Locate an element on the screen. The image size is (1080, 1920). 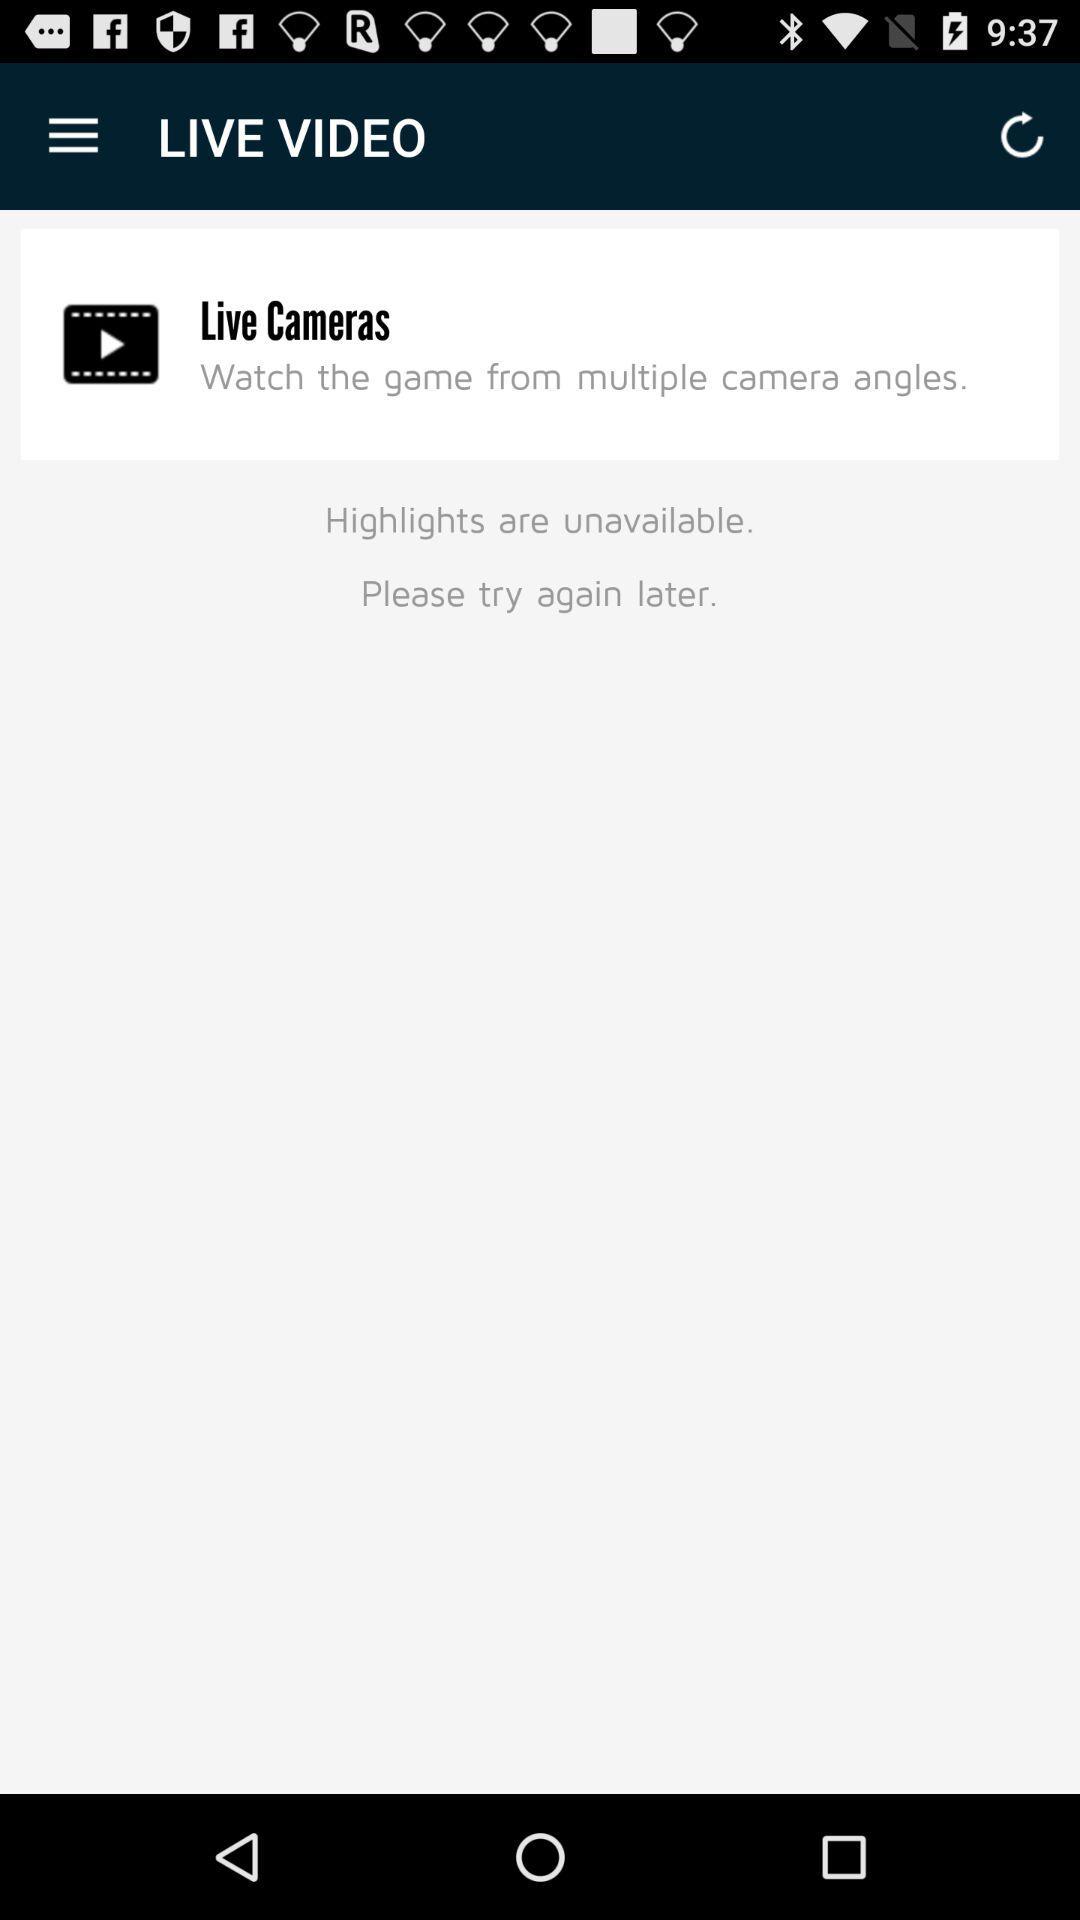
the item above watch the game is located at coordinates (295, 321).